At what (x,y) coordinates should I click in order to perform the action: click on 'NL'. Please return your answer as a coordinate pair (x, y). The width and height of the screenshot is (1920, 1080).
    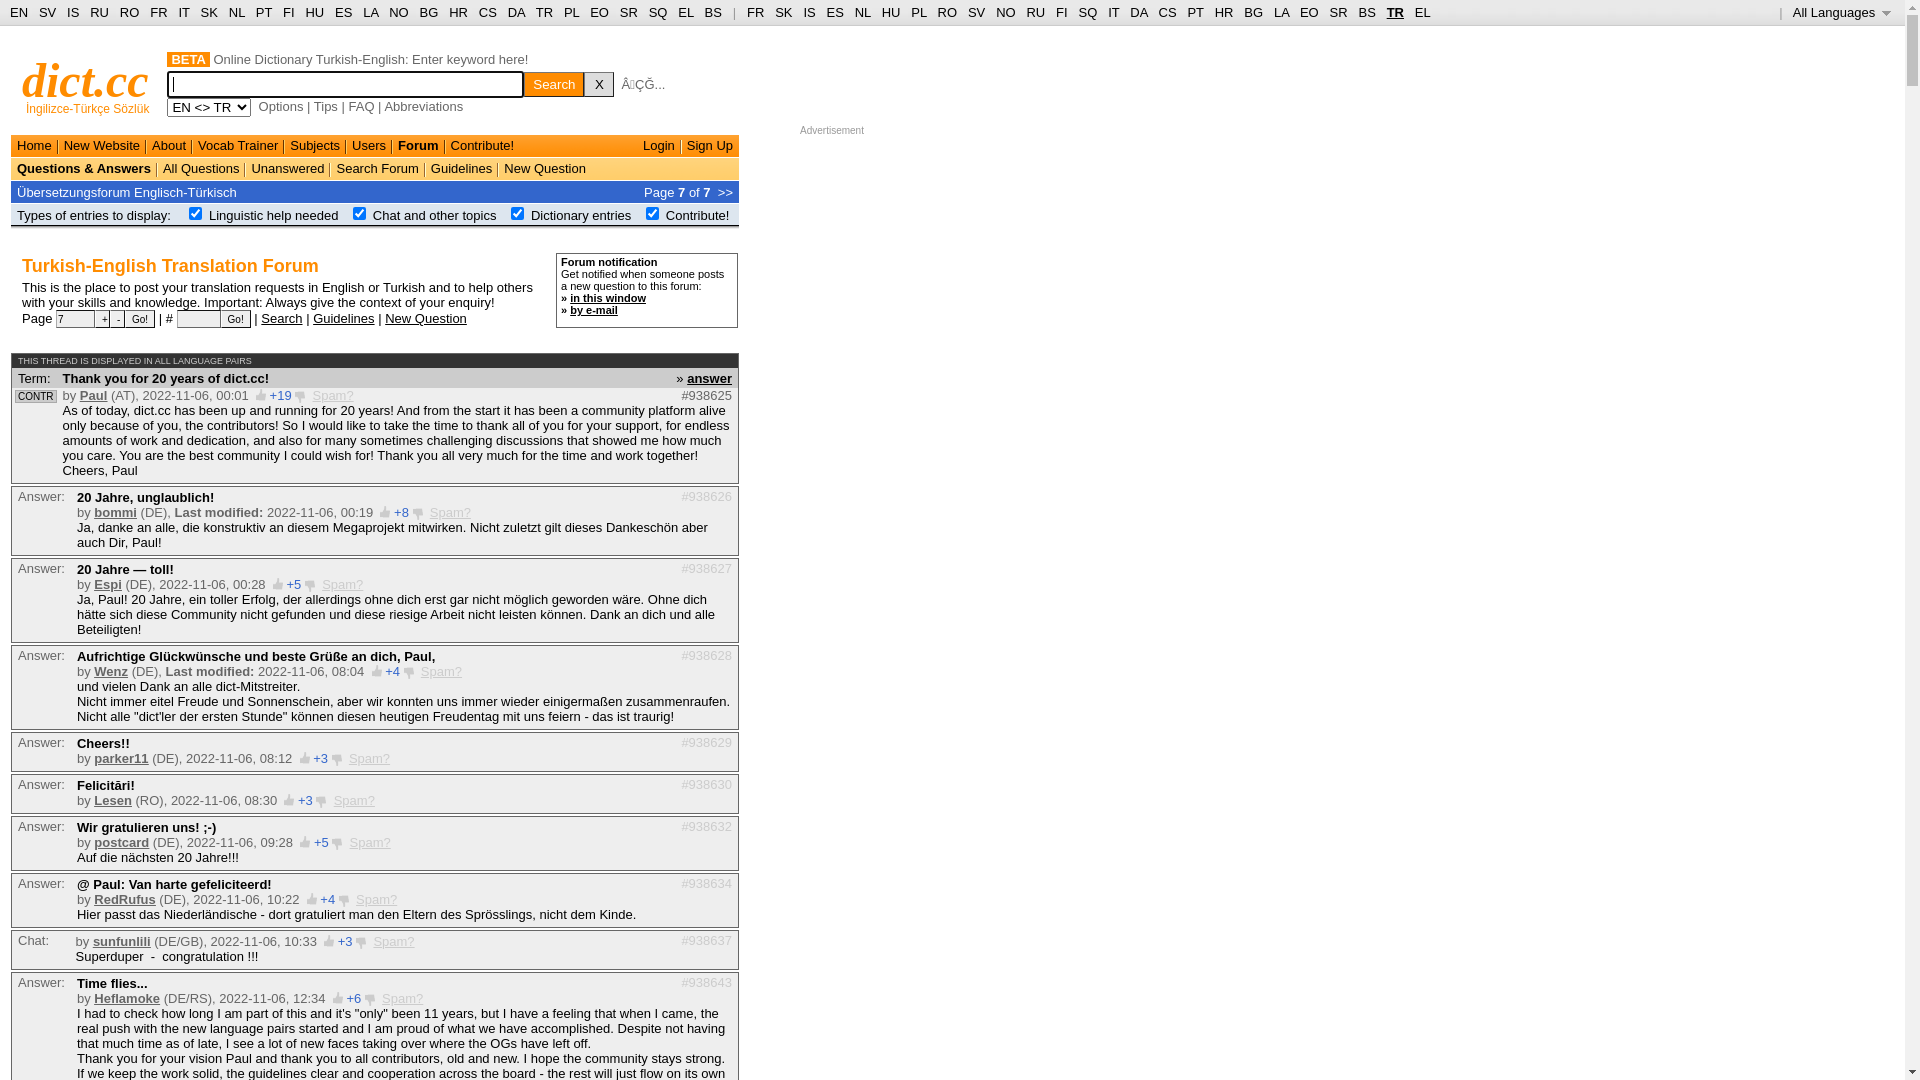
    Looking at the image, I should click on (863, 12).